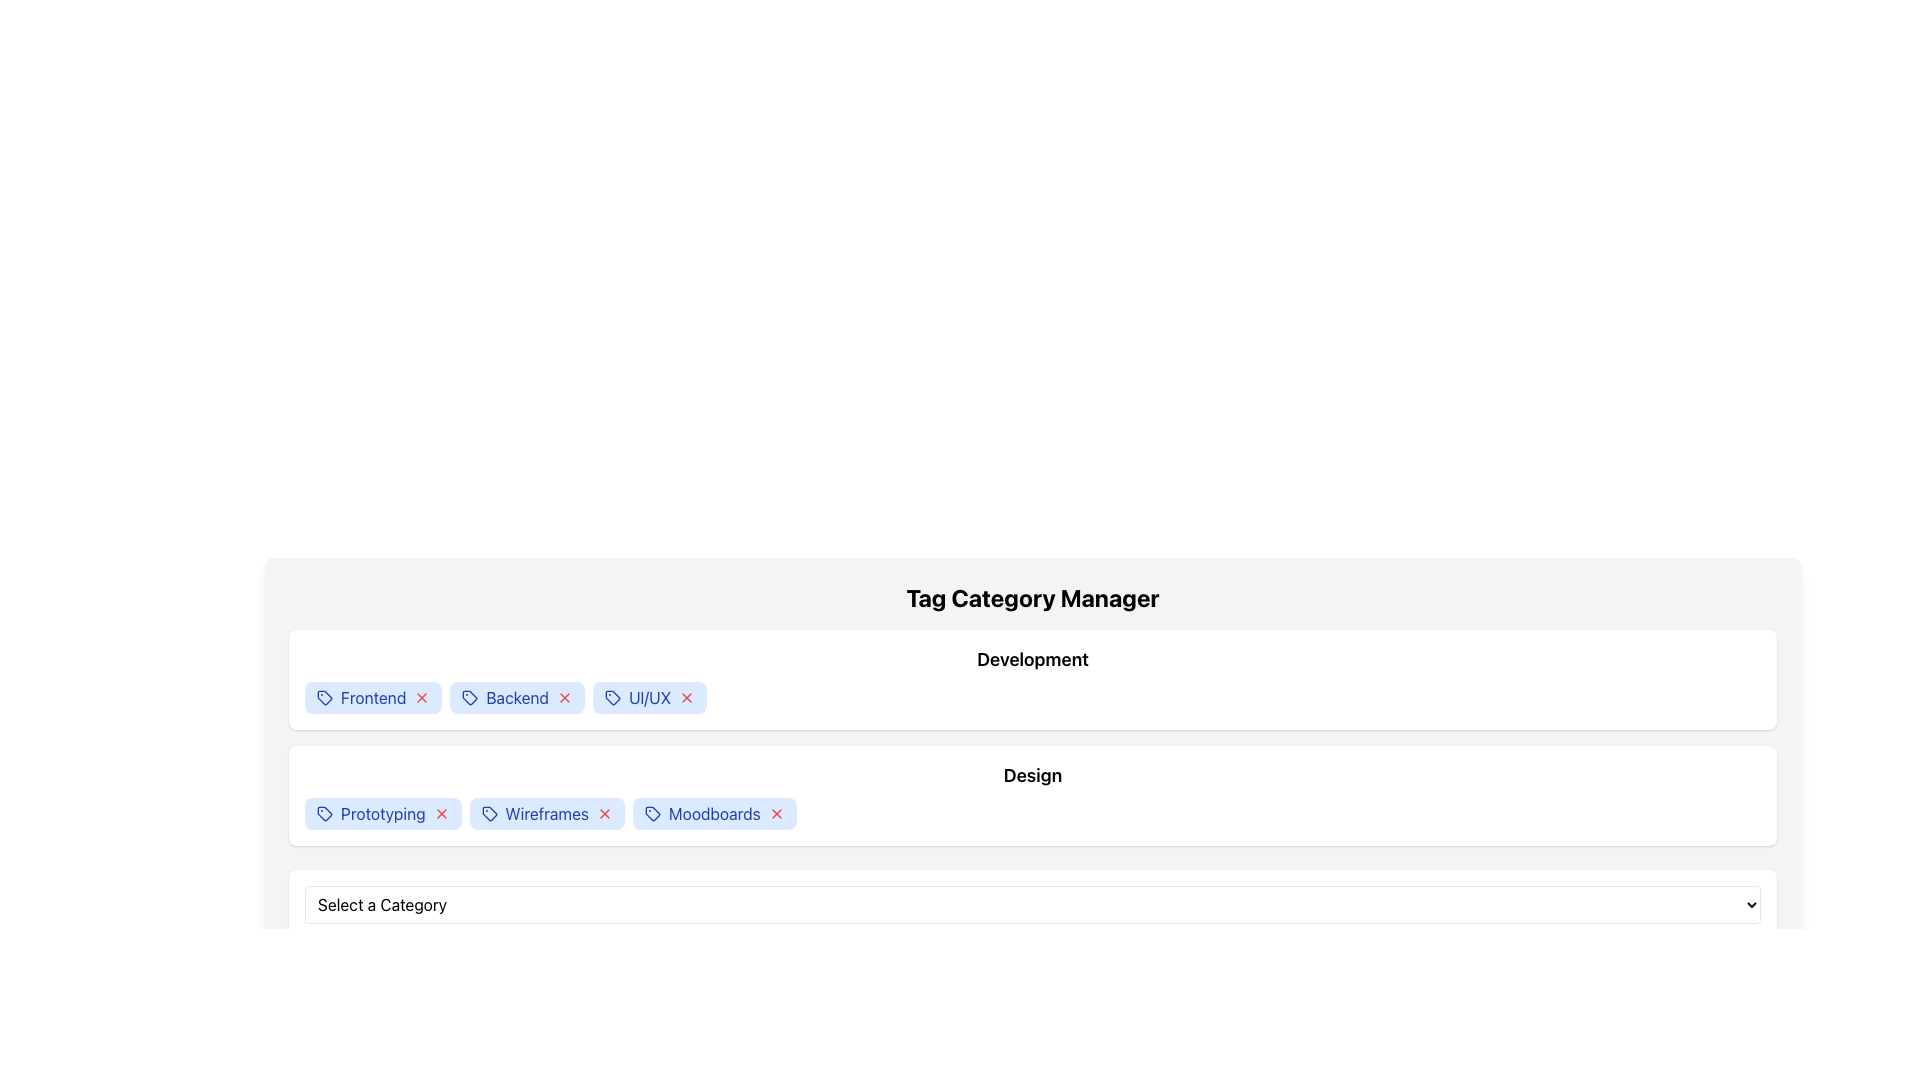 The image size is (1920, 1080). What do you see at coordinates (775, 813) in the screenshot?
I see `the small red 'X' icon button located to the right of the 'Moodboards' text within the rounded blue tag` at bounding box center [775, 813].